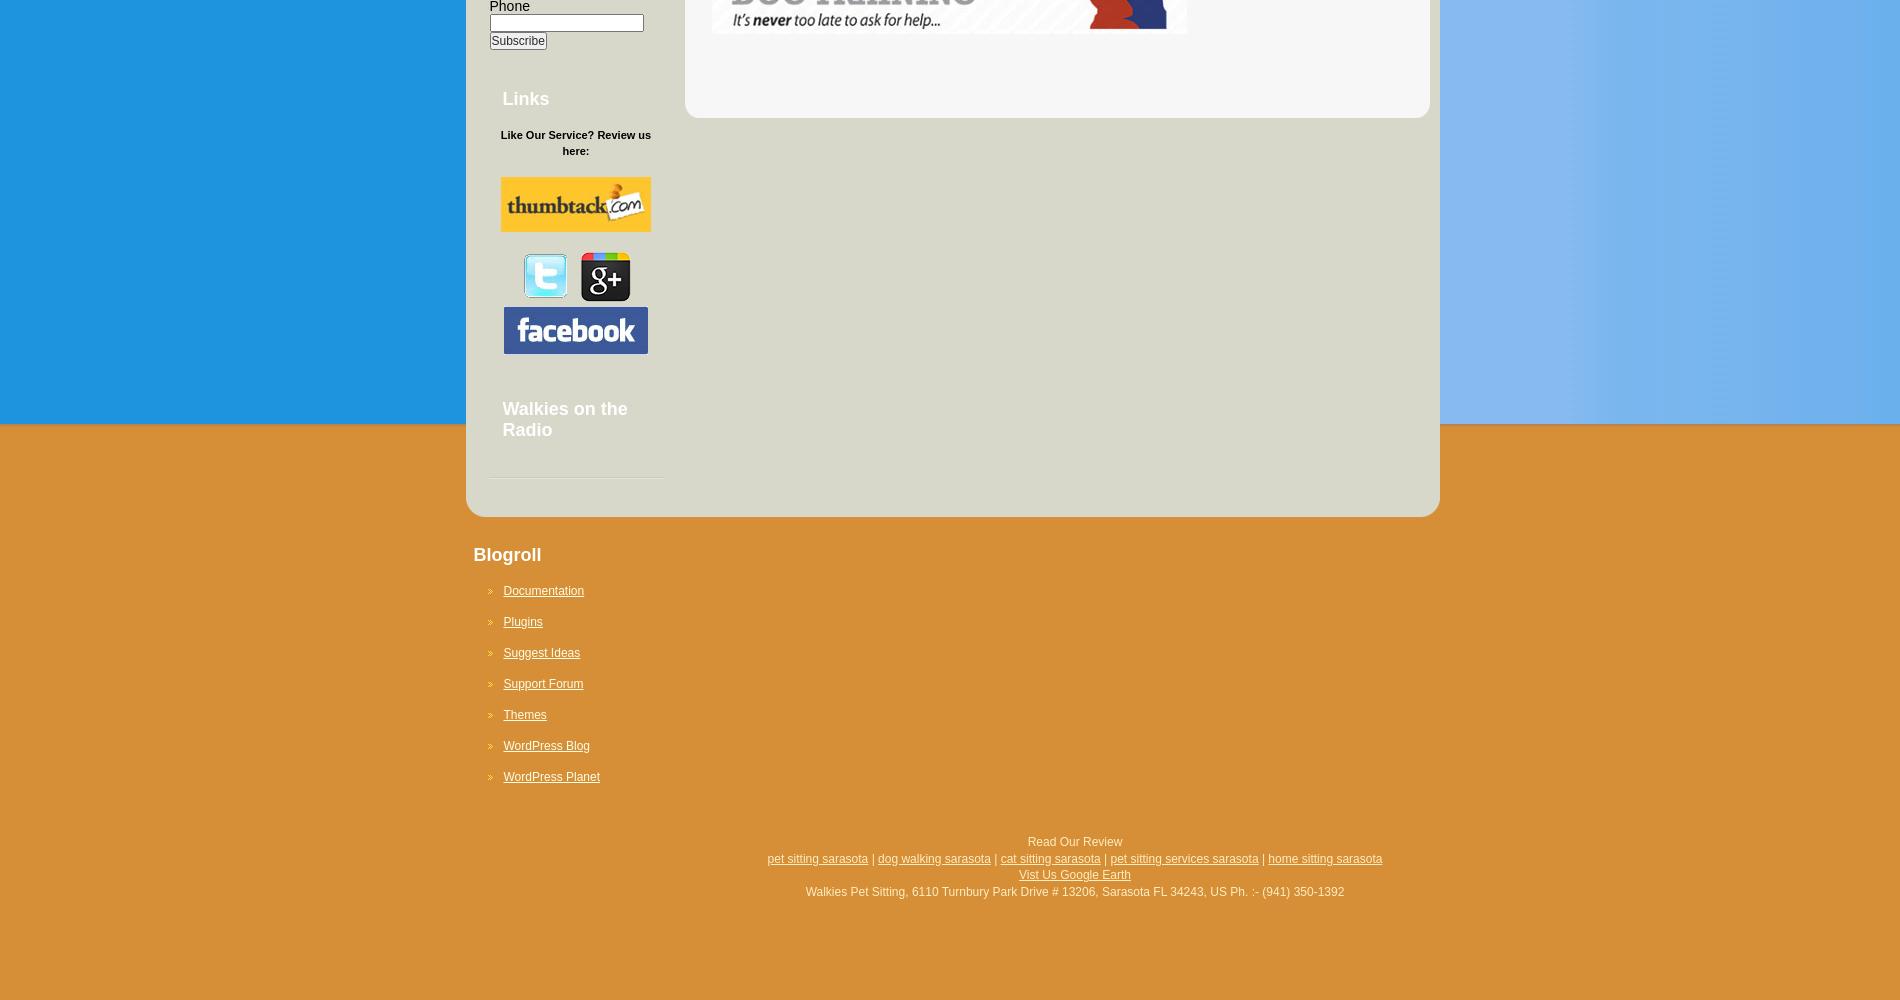  What do you see at coordinates (1074, 840) in the screenshot?
I see `'Read Our Review'` at bounding box center [1074, 840].